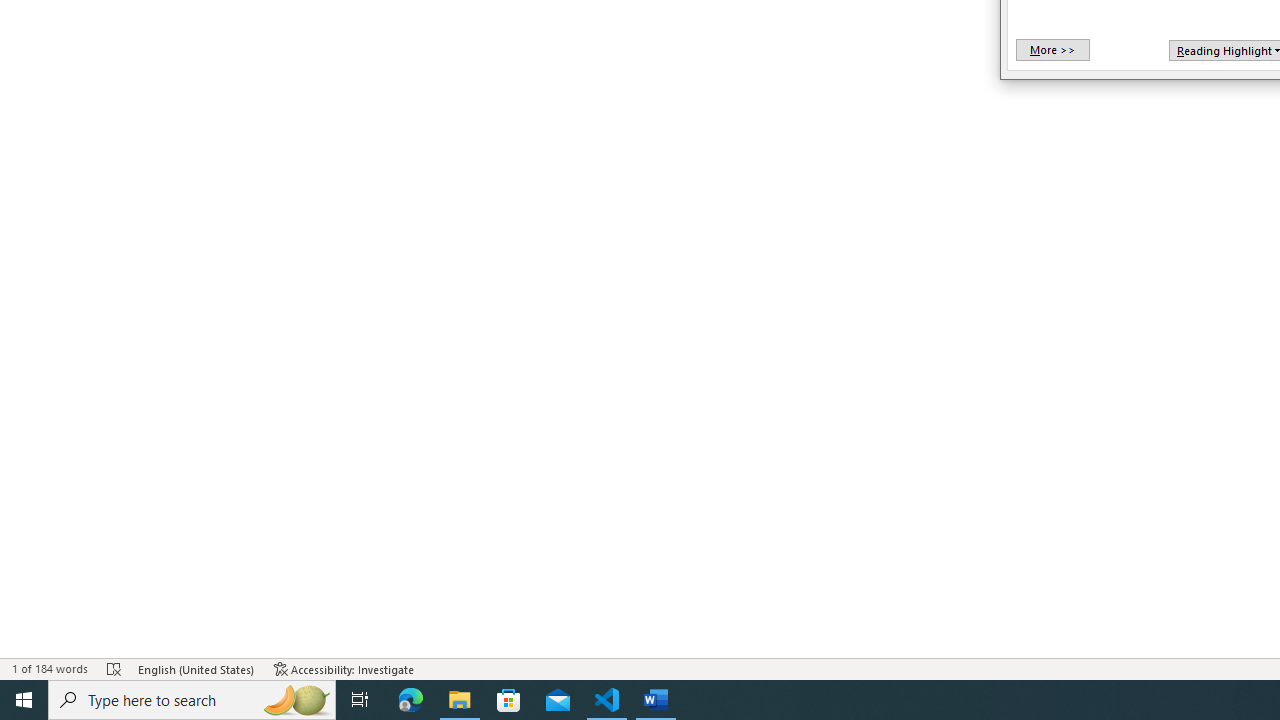  Describe the element at coordinates (294, 698) in the screenshot. I see `'Search highlights icon opens search home window'` at that location.